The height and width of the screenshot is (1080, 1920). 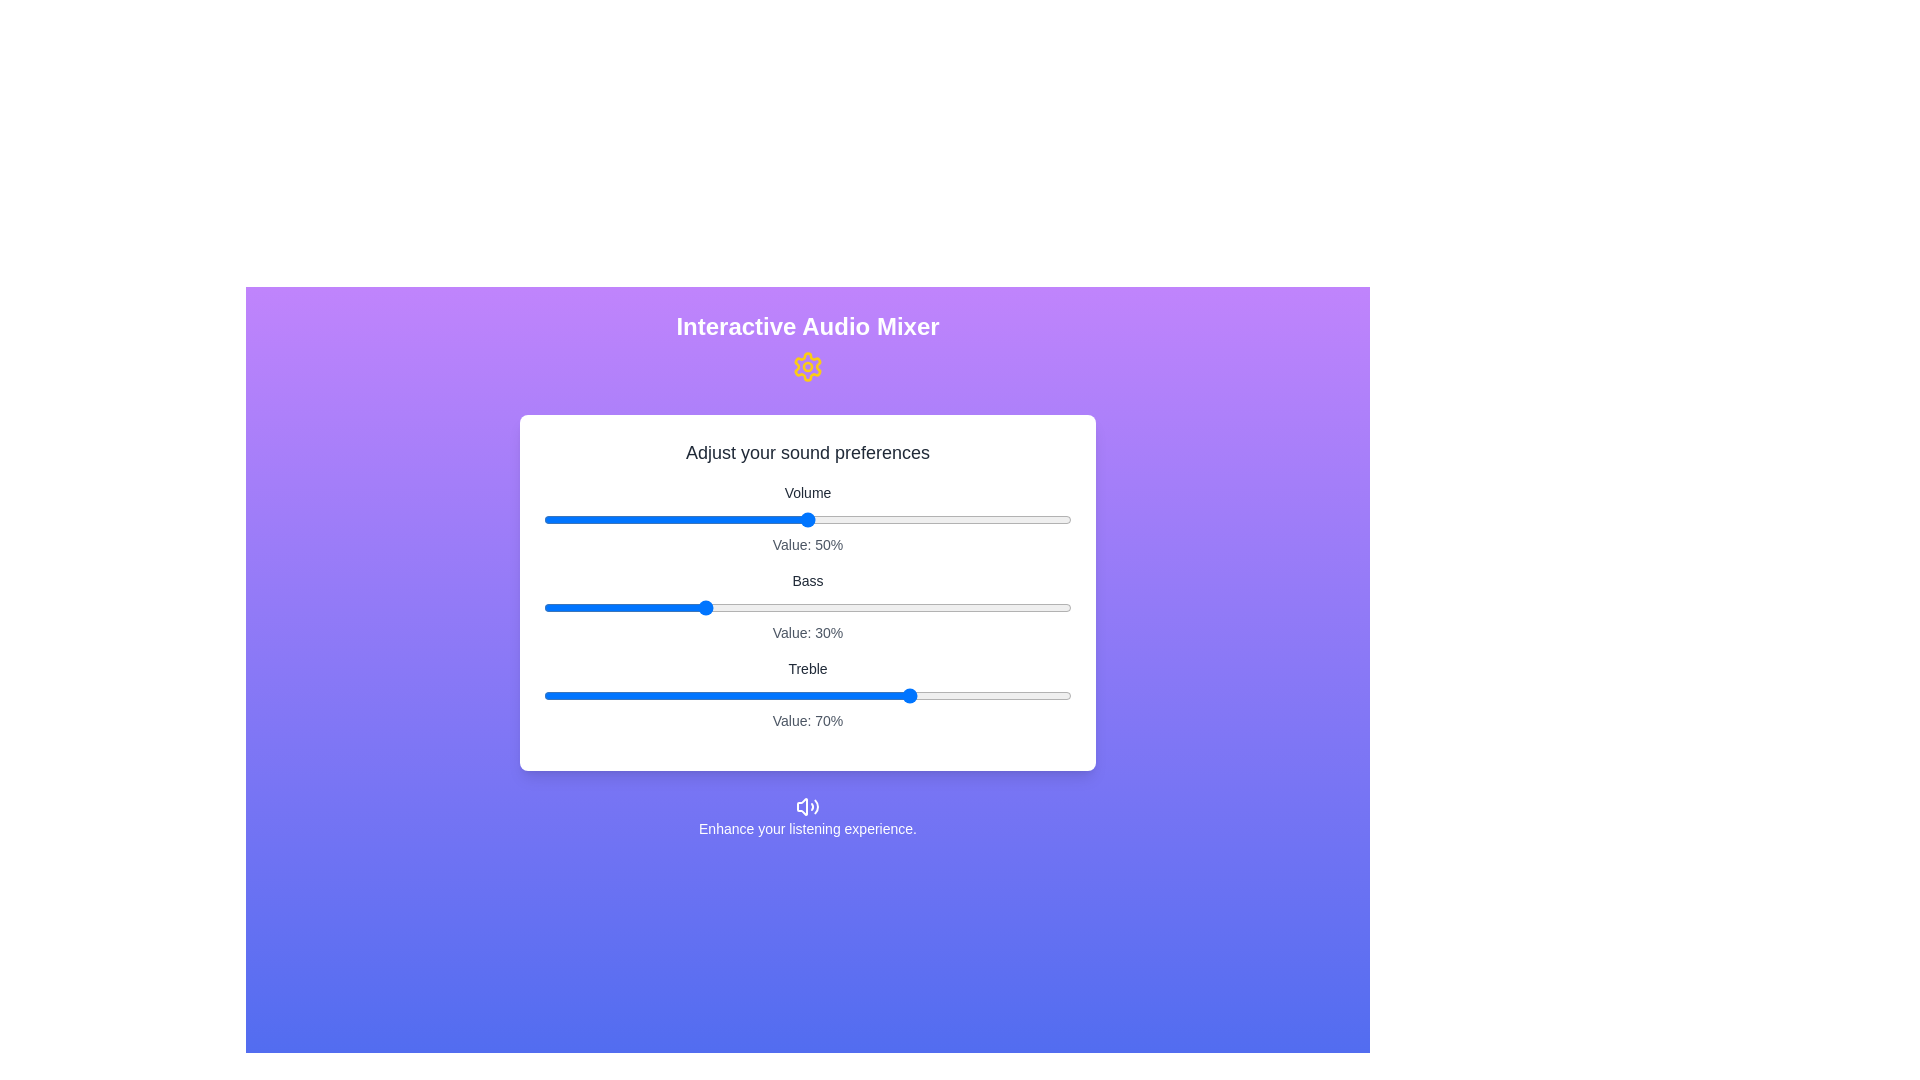 What do you see at coordinates (1013, 519) in the screenshot?
I see `the slider for 0 to 89%` at bounding box center [1013, 519].